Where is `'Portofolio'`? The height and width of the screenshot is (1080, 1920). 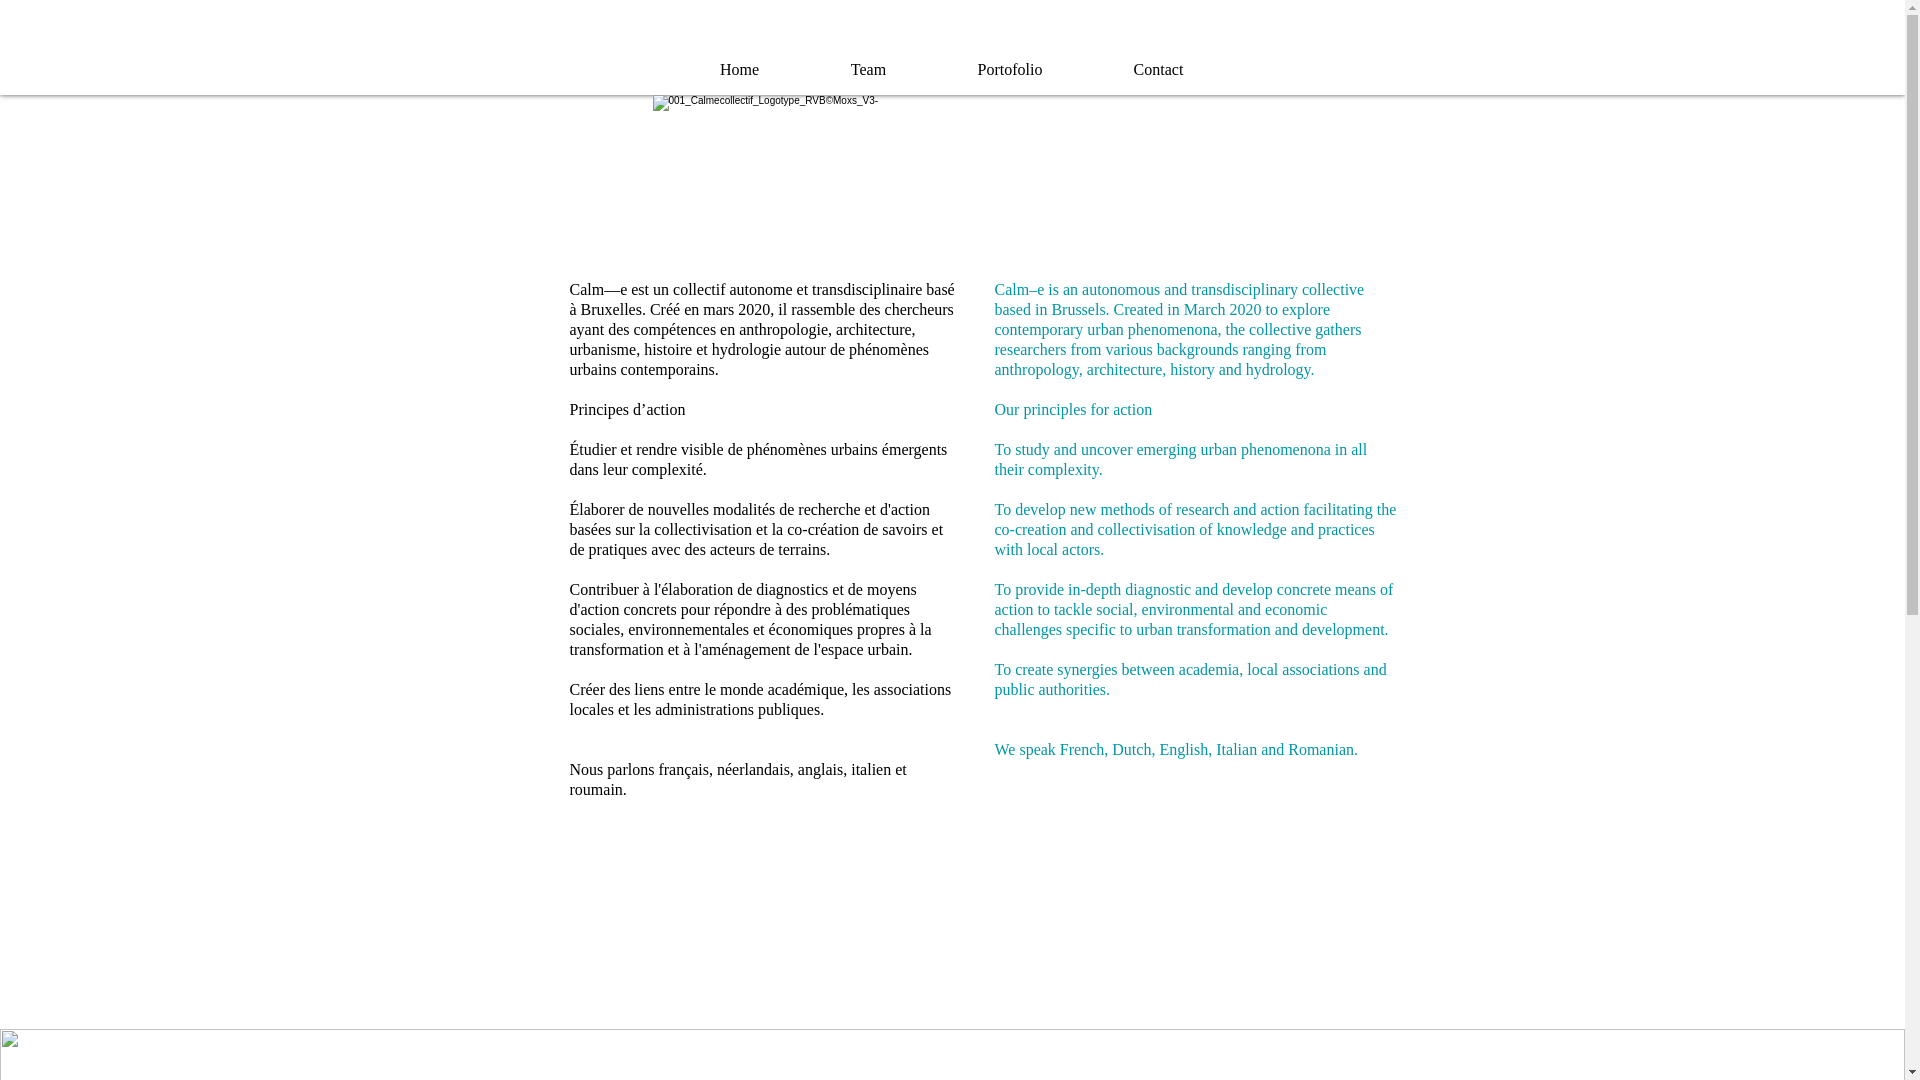
'Portofolio' is located at coordinates (1009, 68).